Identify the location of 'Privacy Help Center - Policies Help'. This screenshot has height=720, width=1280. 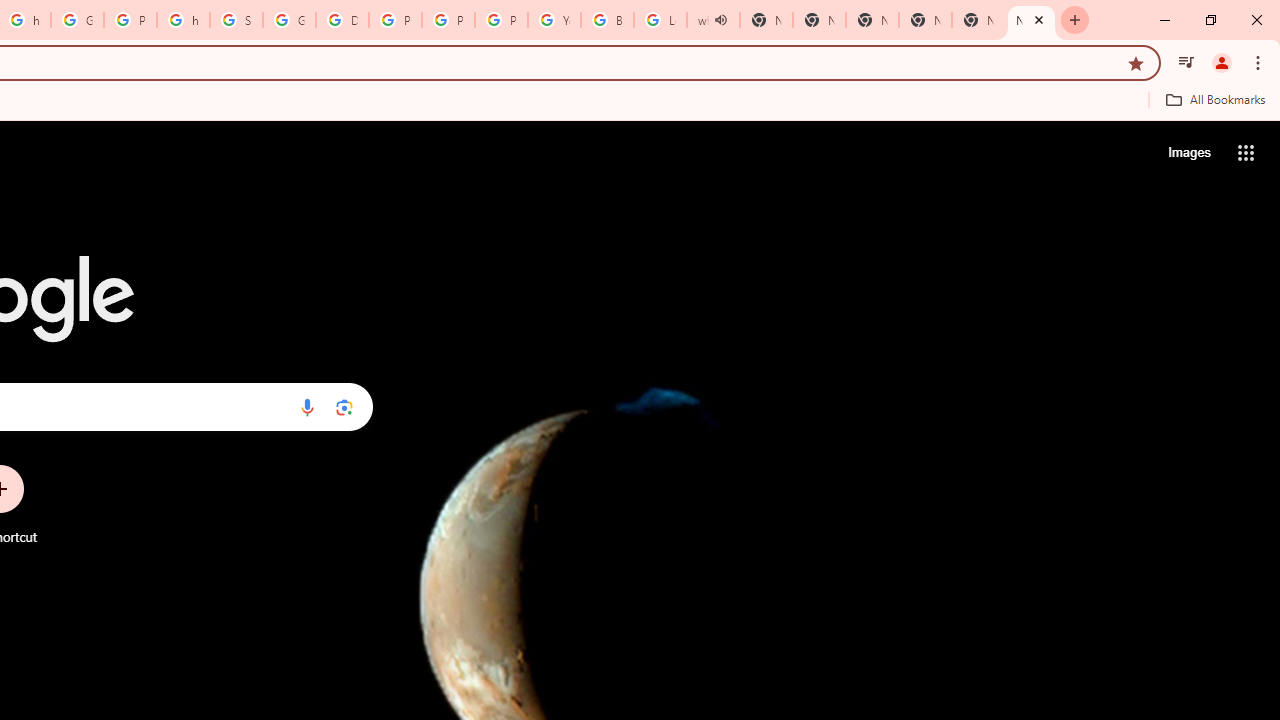
(395, 20).